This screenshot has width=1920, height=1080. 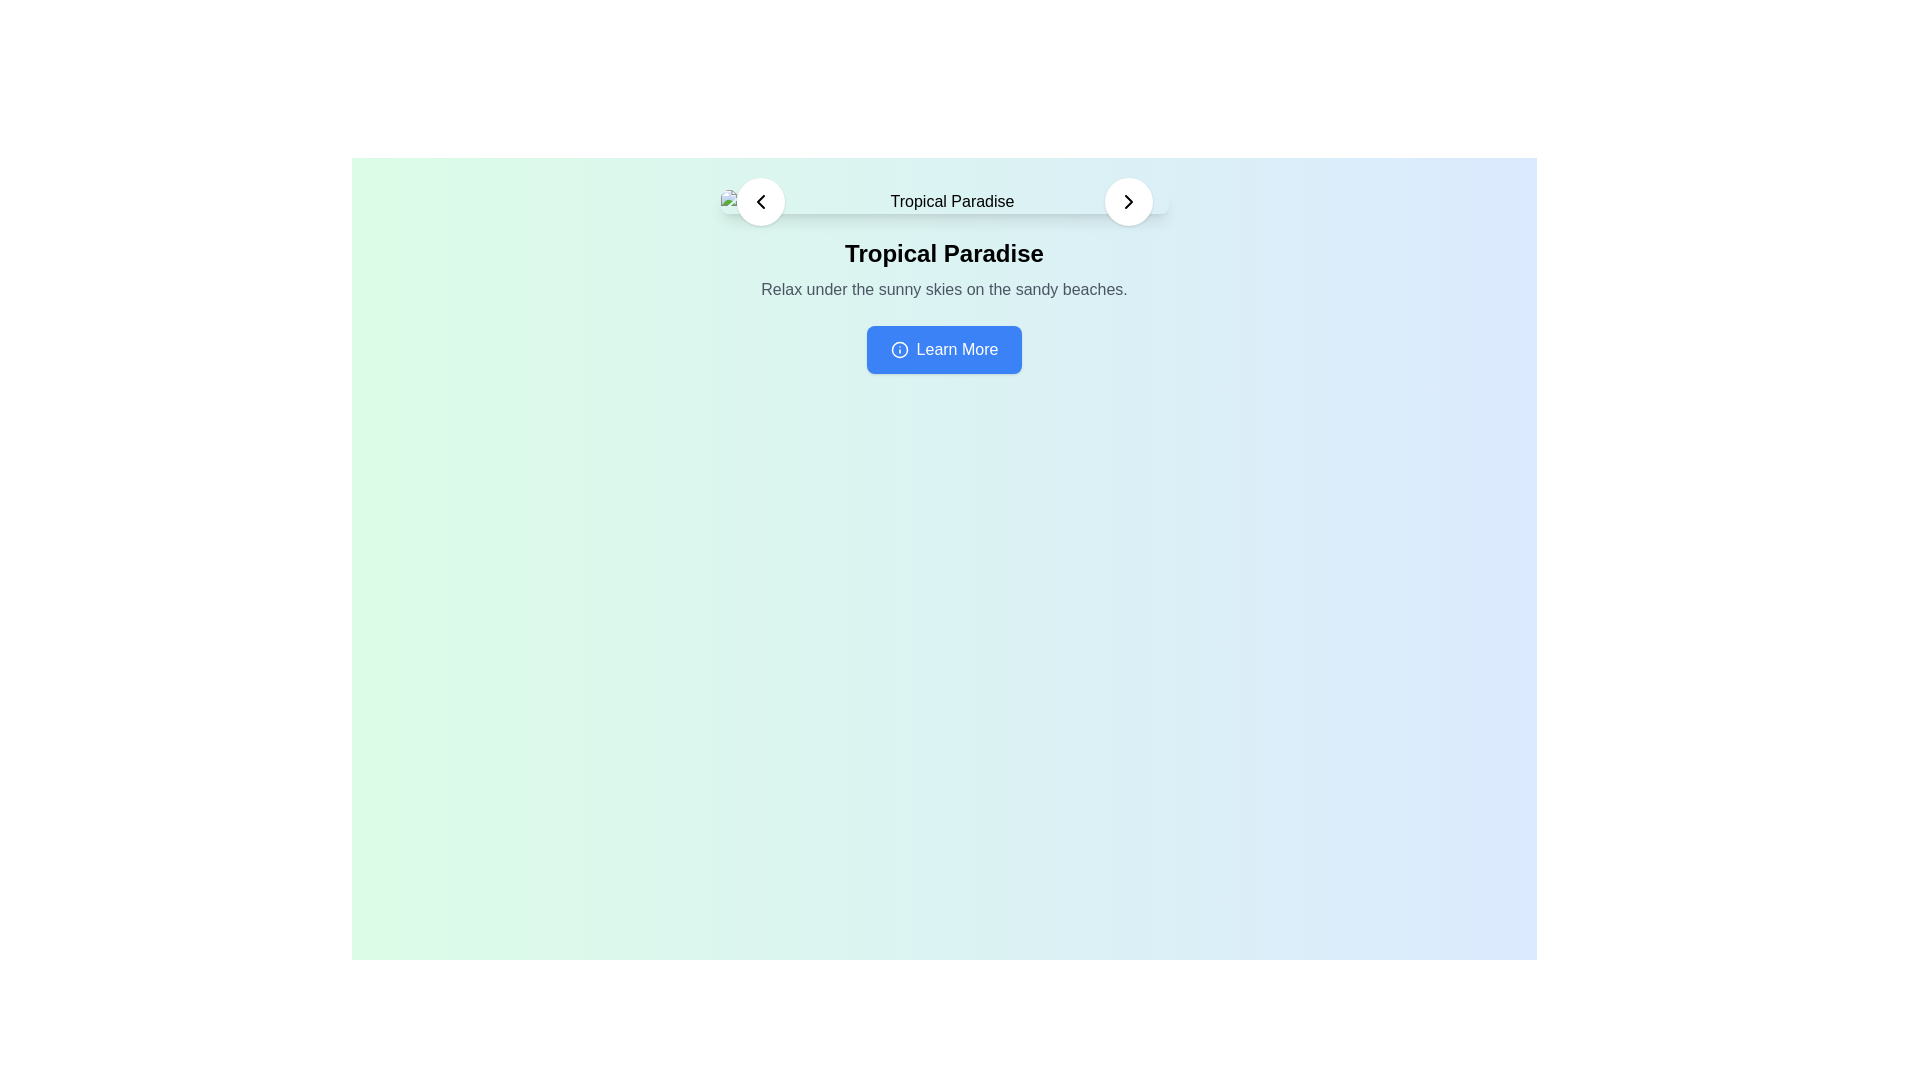 I want to click on the 'Learn More' button which contains the information icon on its left side, so click(x=898, y=349).